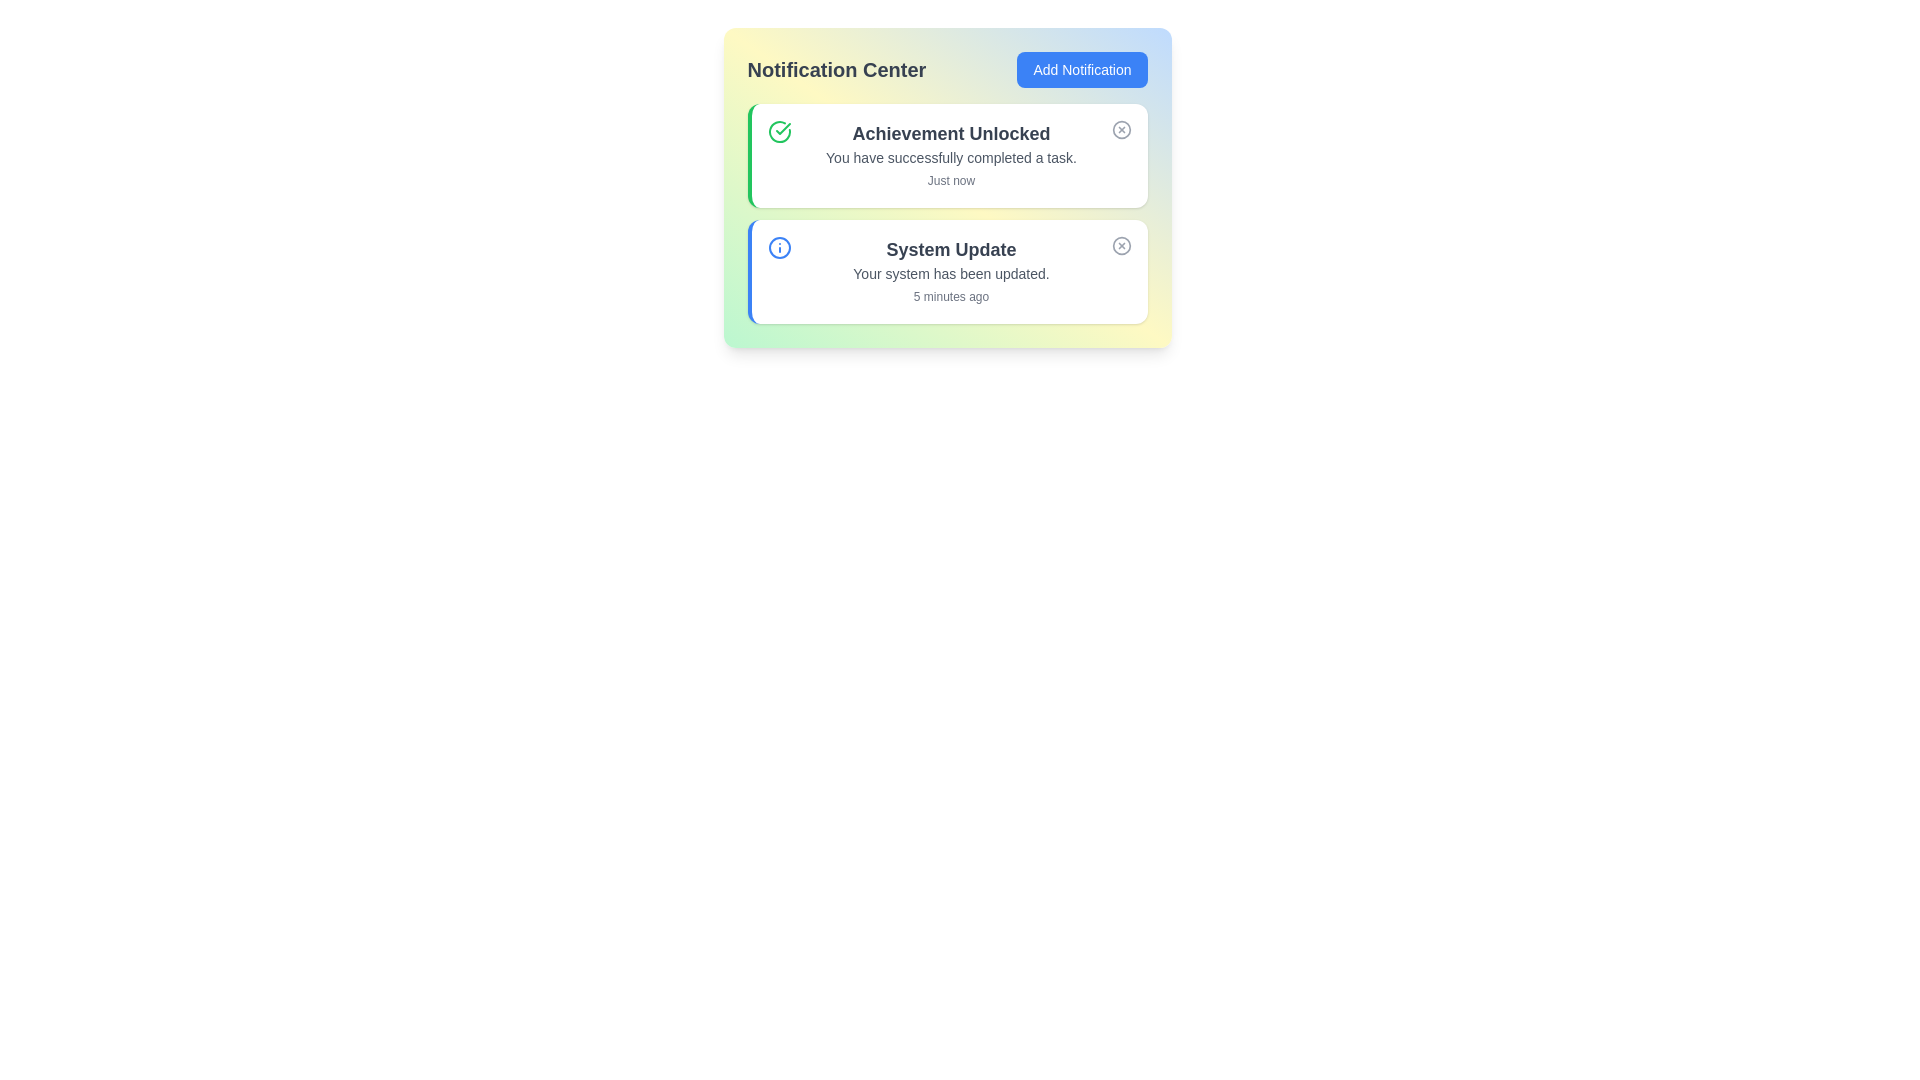 The height and width of the screenshot is (1080, 1920). Describe the element at coordinates (778, 246) in the screenshot. I see `the information icon located to the left of the 'System Update' text in the second notification of the notification center to possibly open details` at that location.